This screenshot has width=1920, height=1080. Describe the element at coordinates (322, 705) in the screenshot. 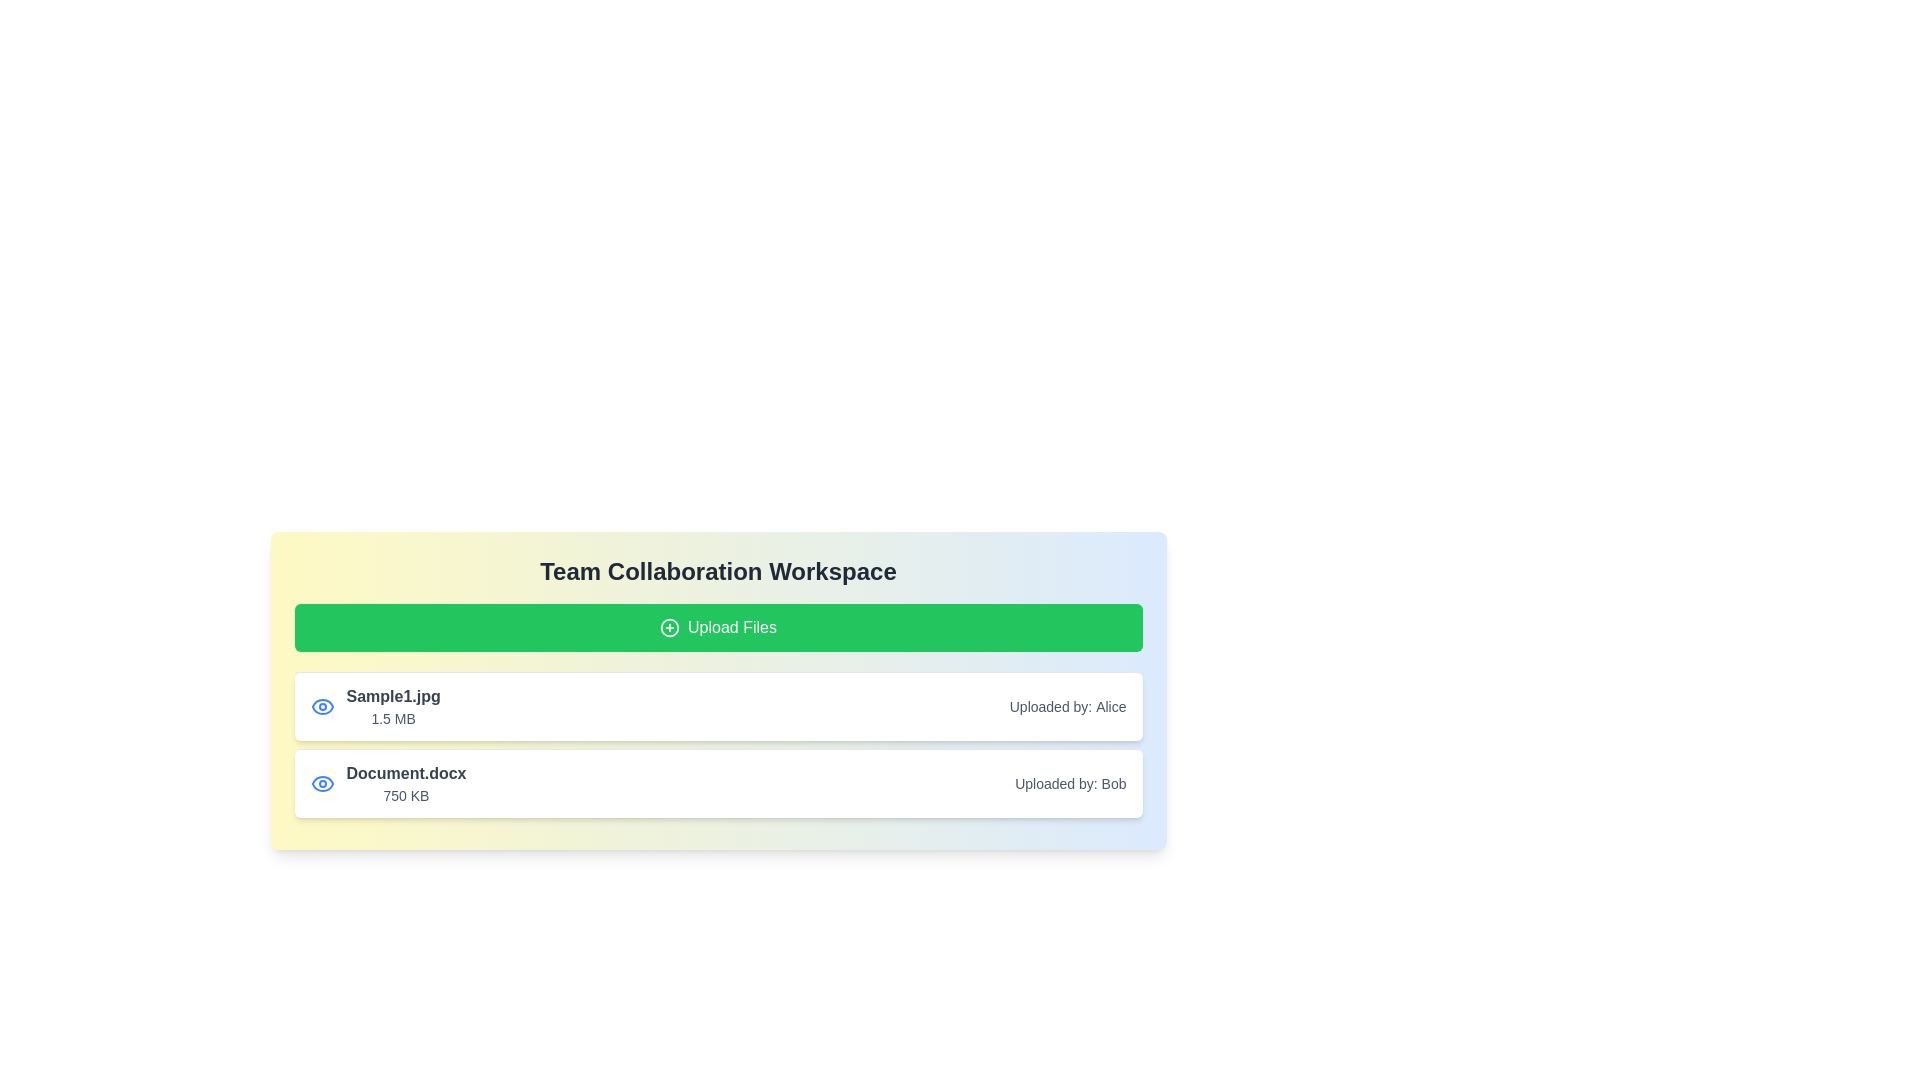

I see `the blue SVG eye icon located to the left of the filename 'Sample1.jpg' in the file list item` at that location.